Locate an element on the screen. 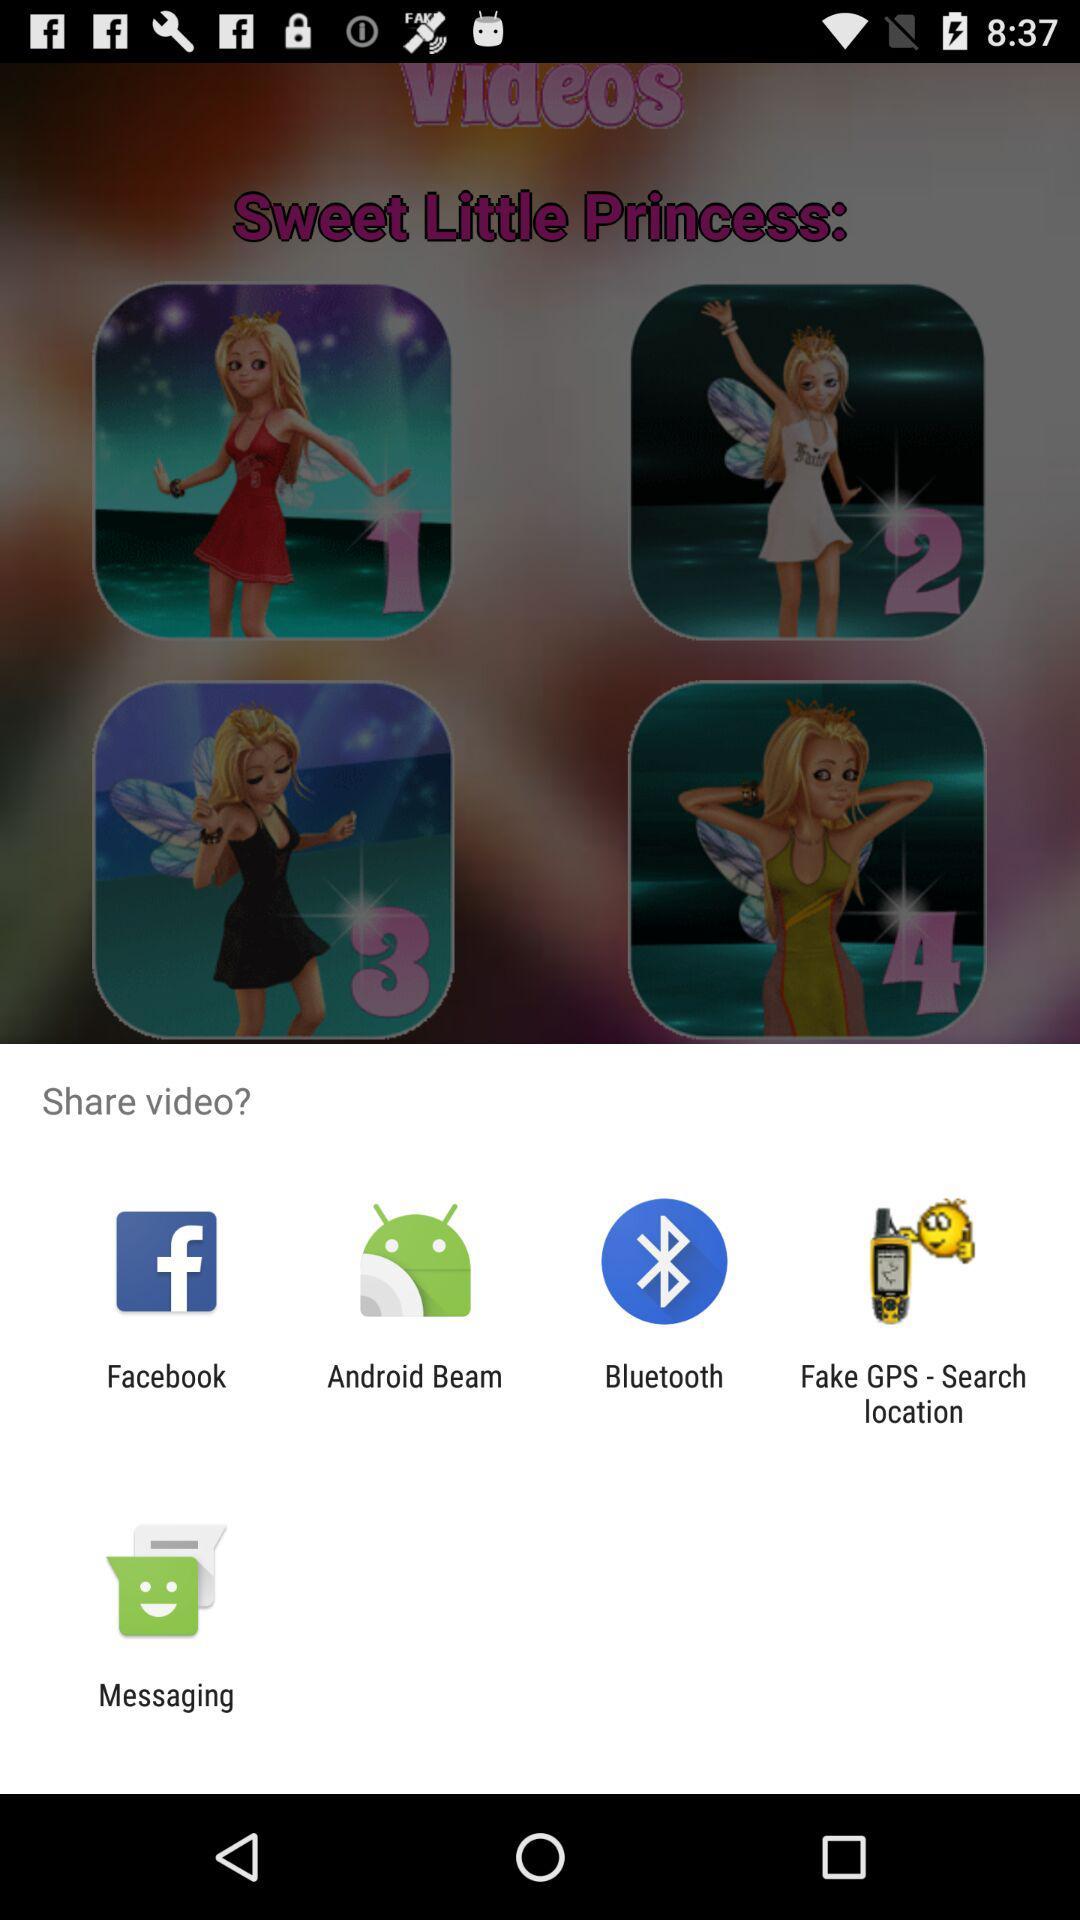  icon next to the bluetooth is located at coordinates (913, 1392).